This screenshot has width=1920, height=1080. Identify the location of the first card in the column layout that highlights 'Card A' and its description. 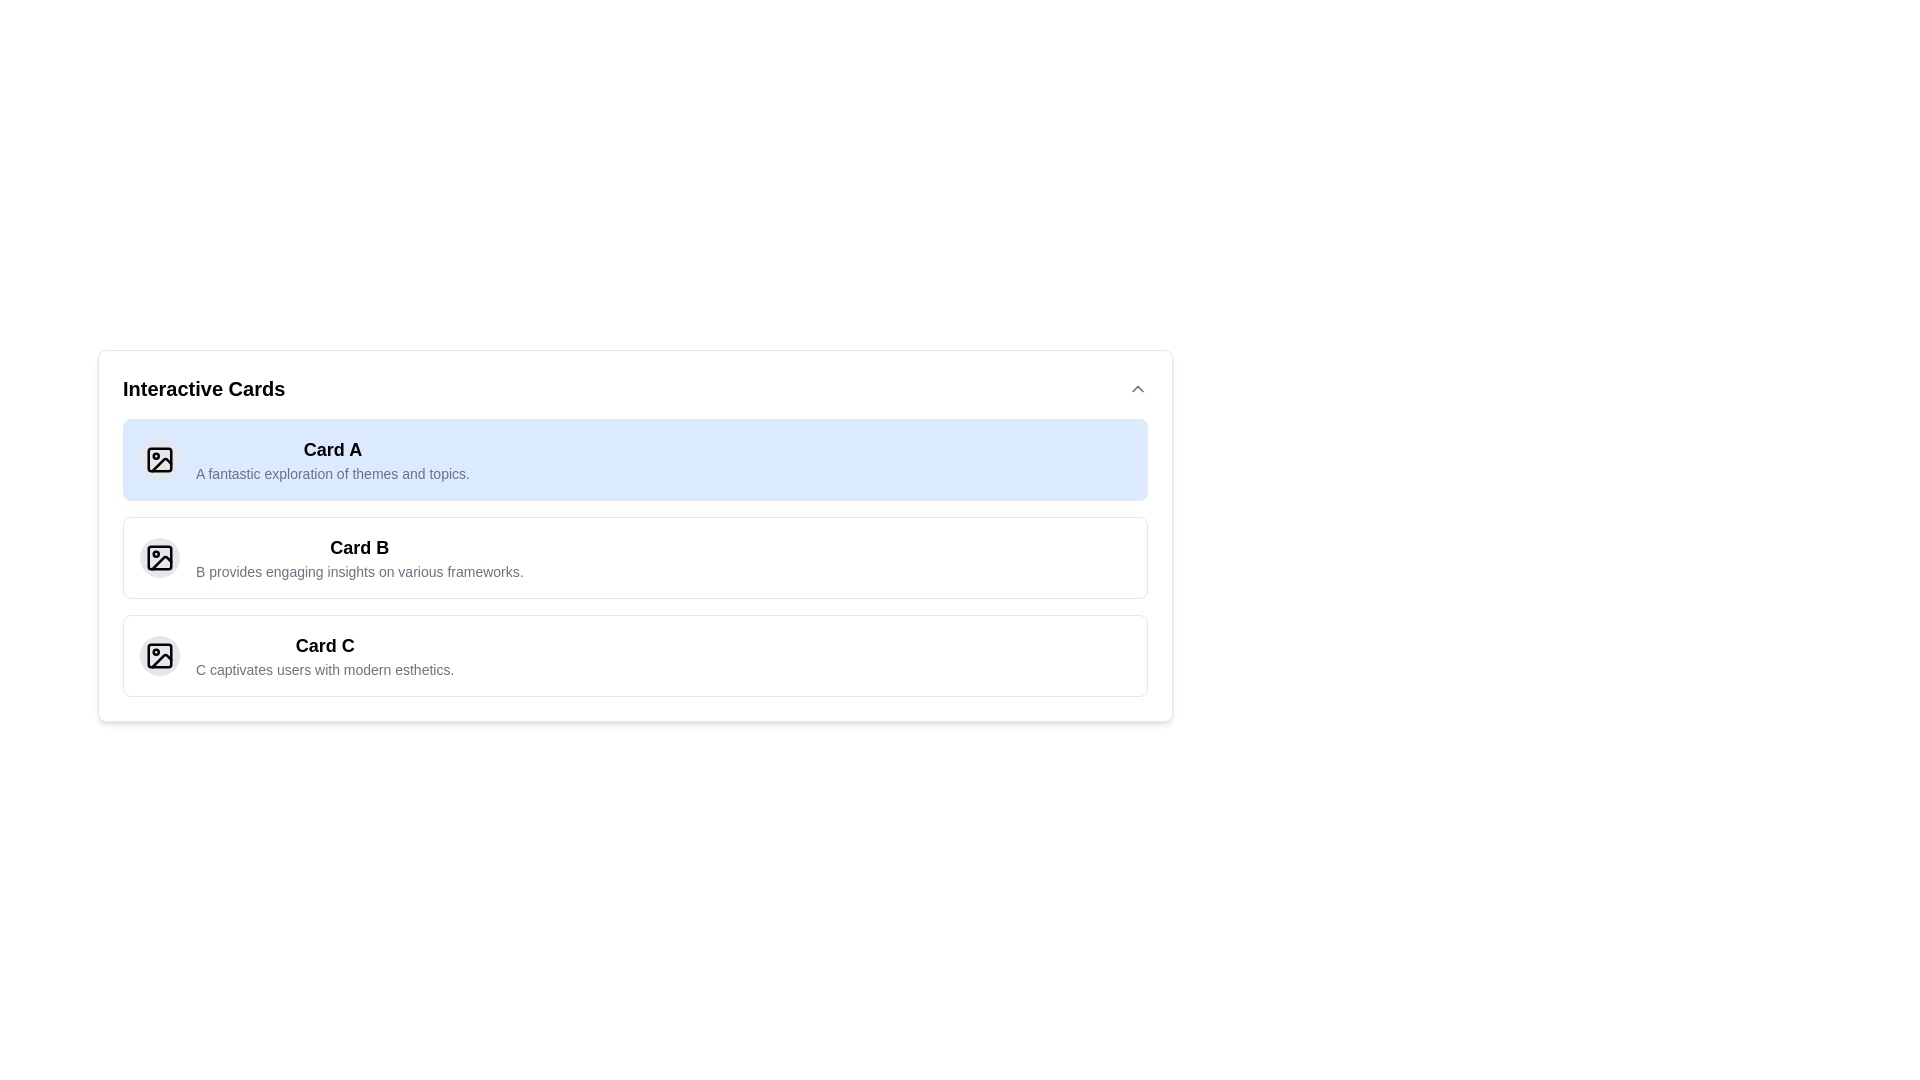
(634, 459).